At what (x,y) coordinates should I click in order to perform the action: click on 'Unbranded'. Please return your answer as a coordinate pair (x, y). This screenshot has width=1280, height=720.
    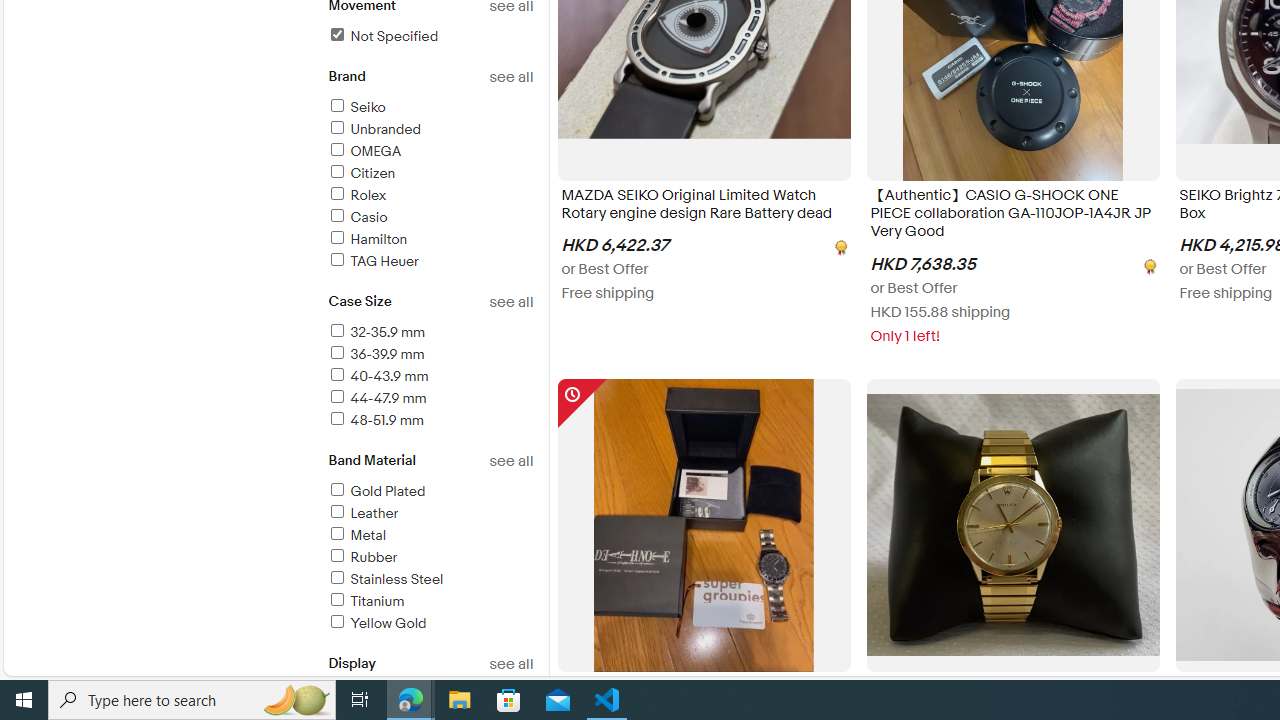
    Looking at the image, I should click on (374, 129).